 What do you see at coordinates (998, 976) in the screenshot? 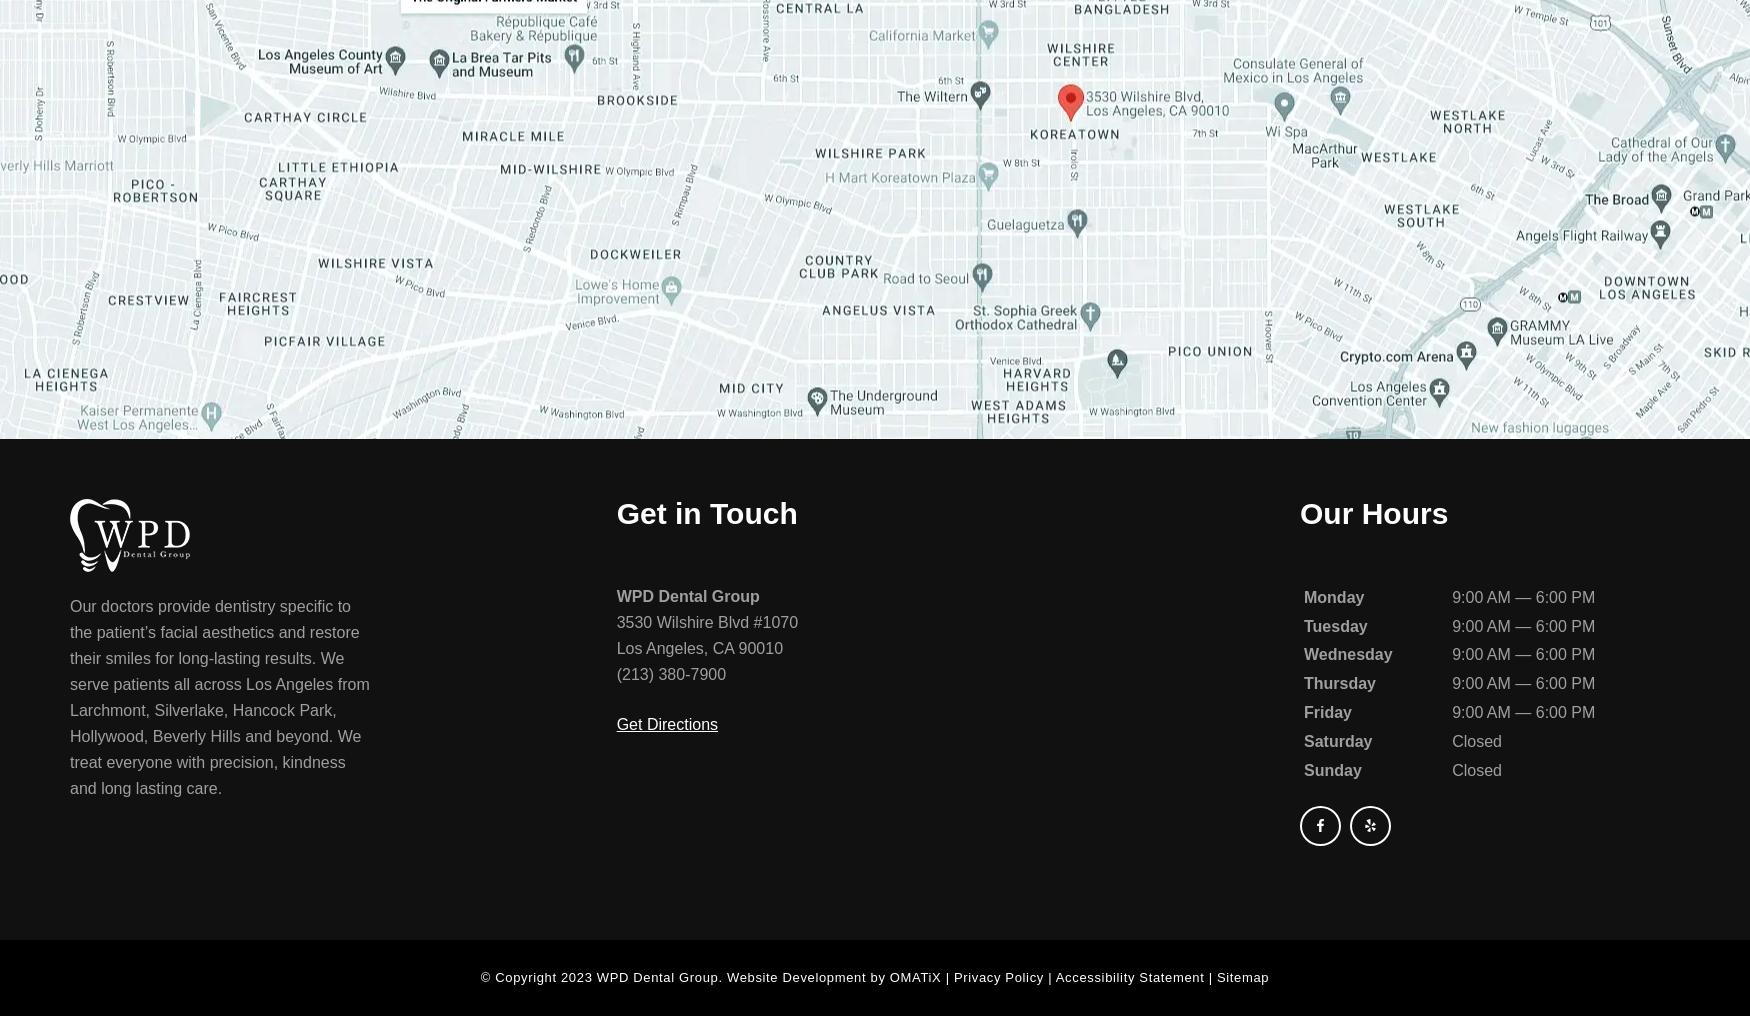
I see `'Privacy Policy'` at bounding box center [998, 976].